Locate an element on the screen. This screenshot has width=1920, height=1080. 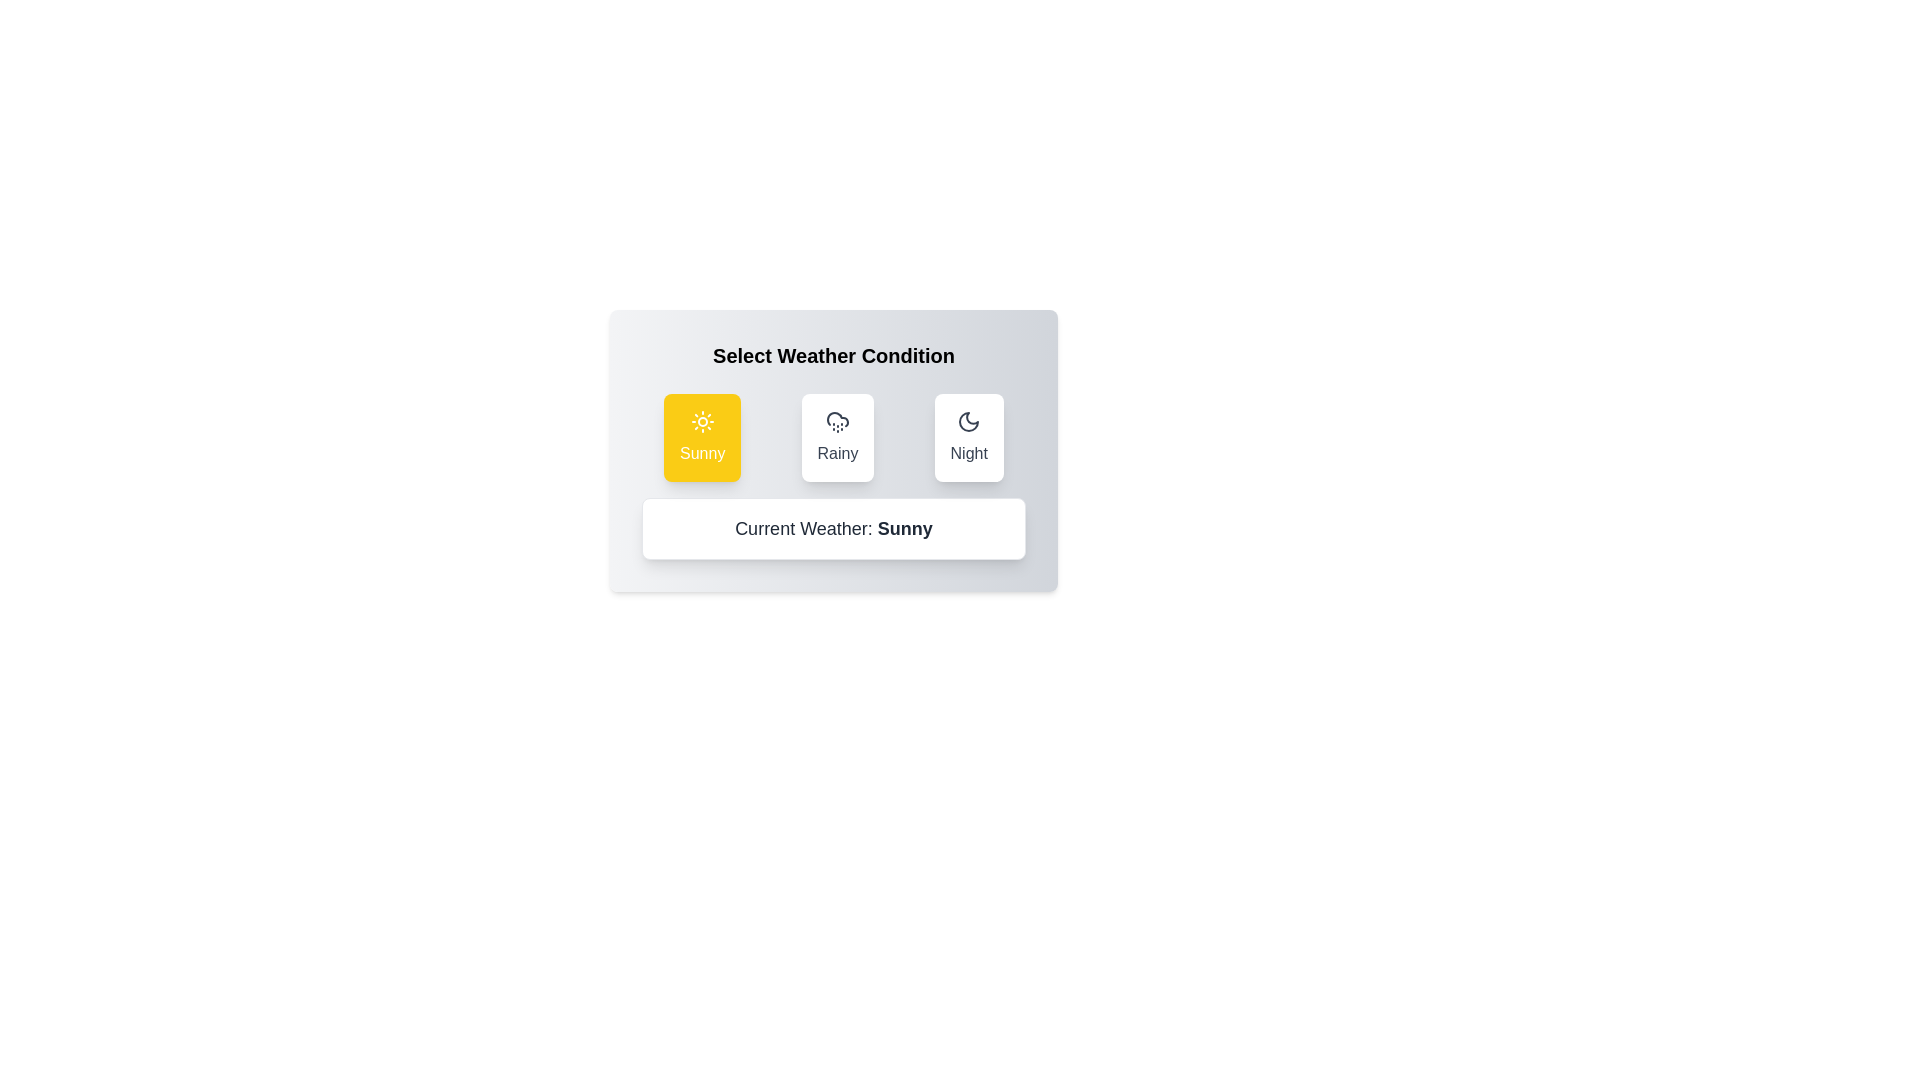
the button representing Sunny to observe the hover effect is located at coordinates (702, 437).